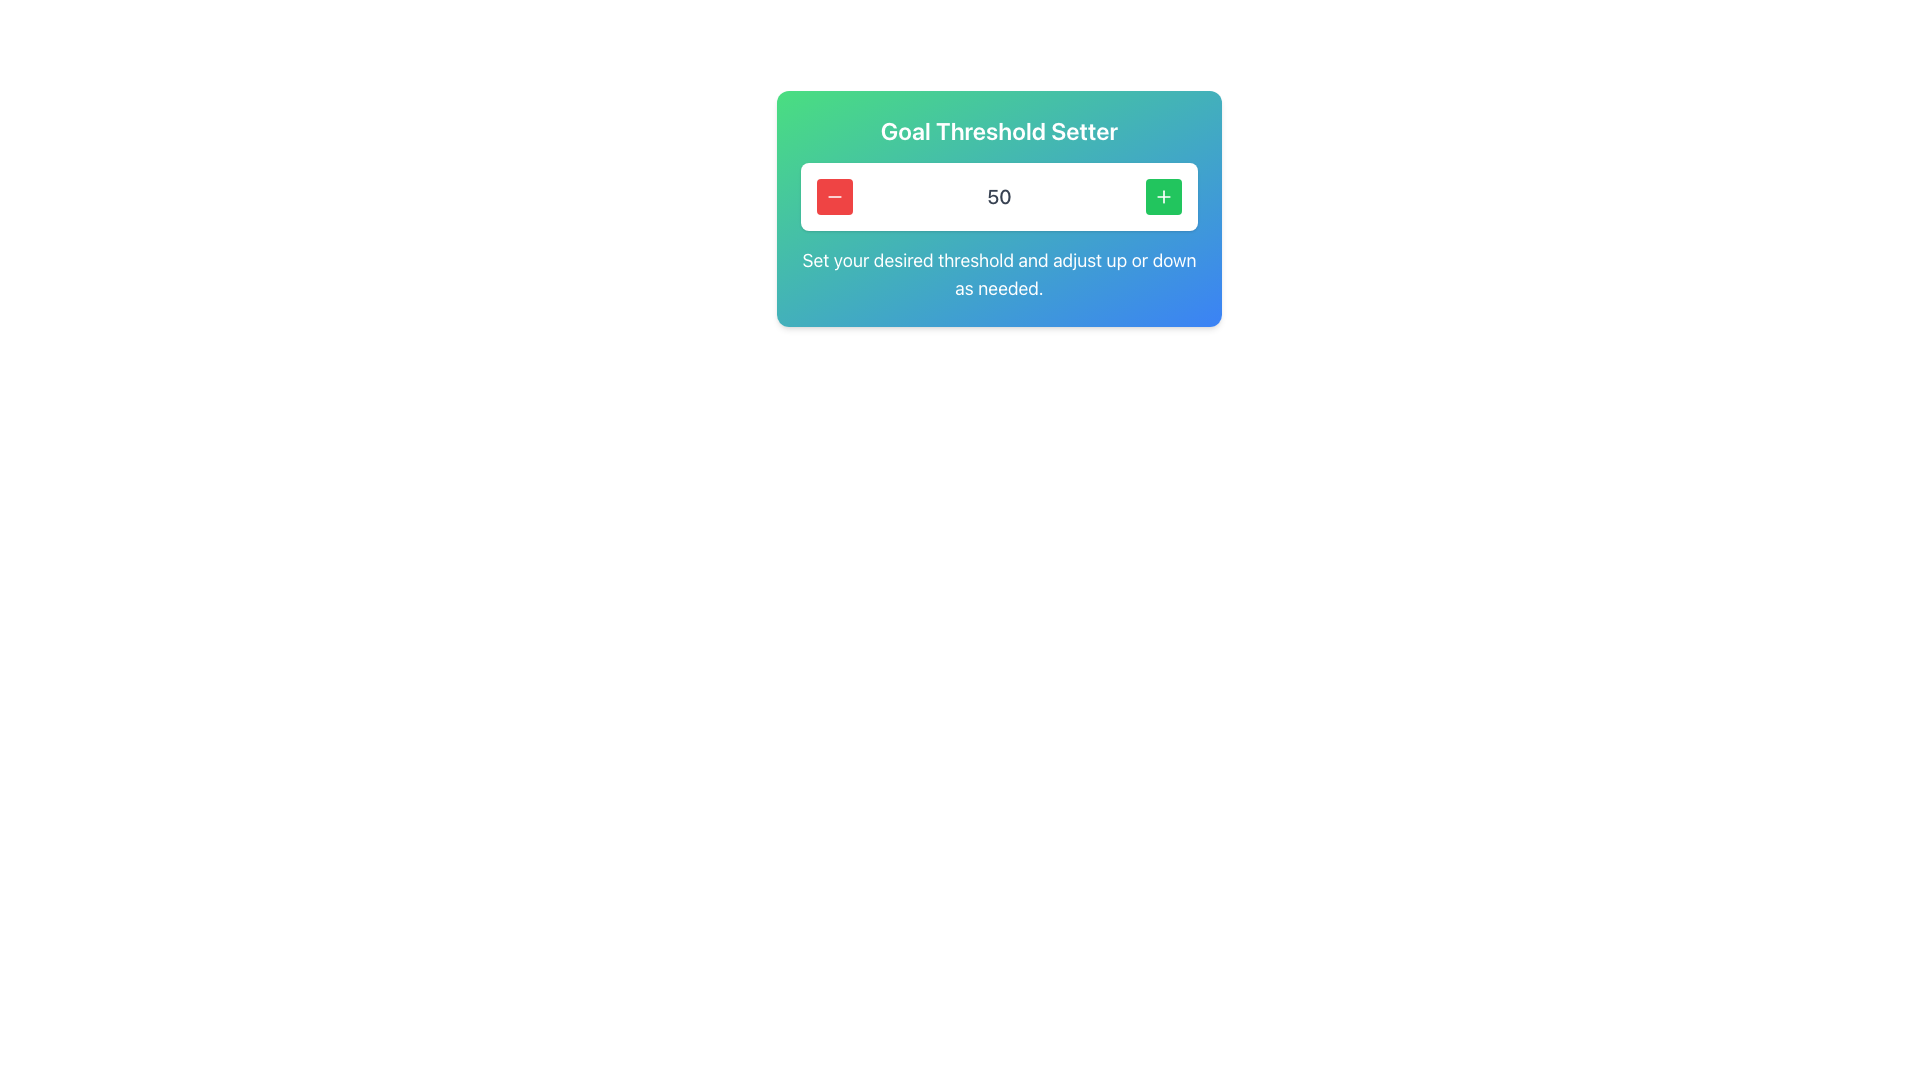 The height and width of the screenshot is (1080, 1920). What do you see at coordinates (999, 274) in the screenshot?
I see `the static text that reads 'Set your desired threshold and adjust up or down as needed.', which is styled in white, large font and is centrally placed beneath the main content` at bounding box center [999, 274].